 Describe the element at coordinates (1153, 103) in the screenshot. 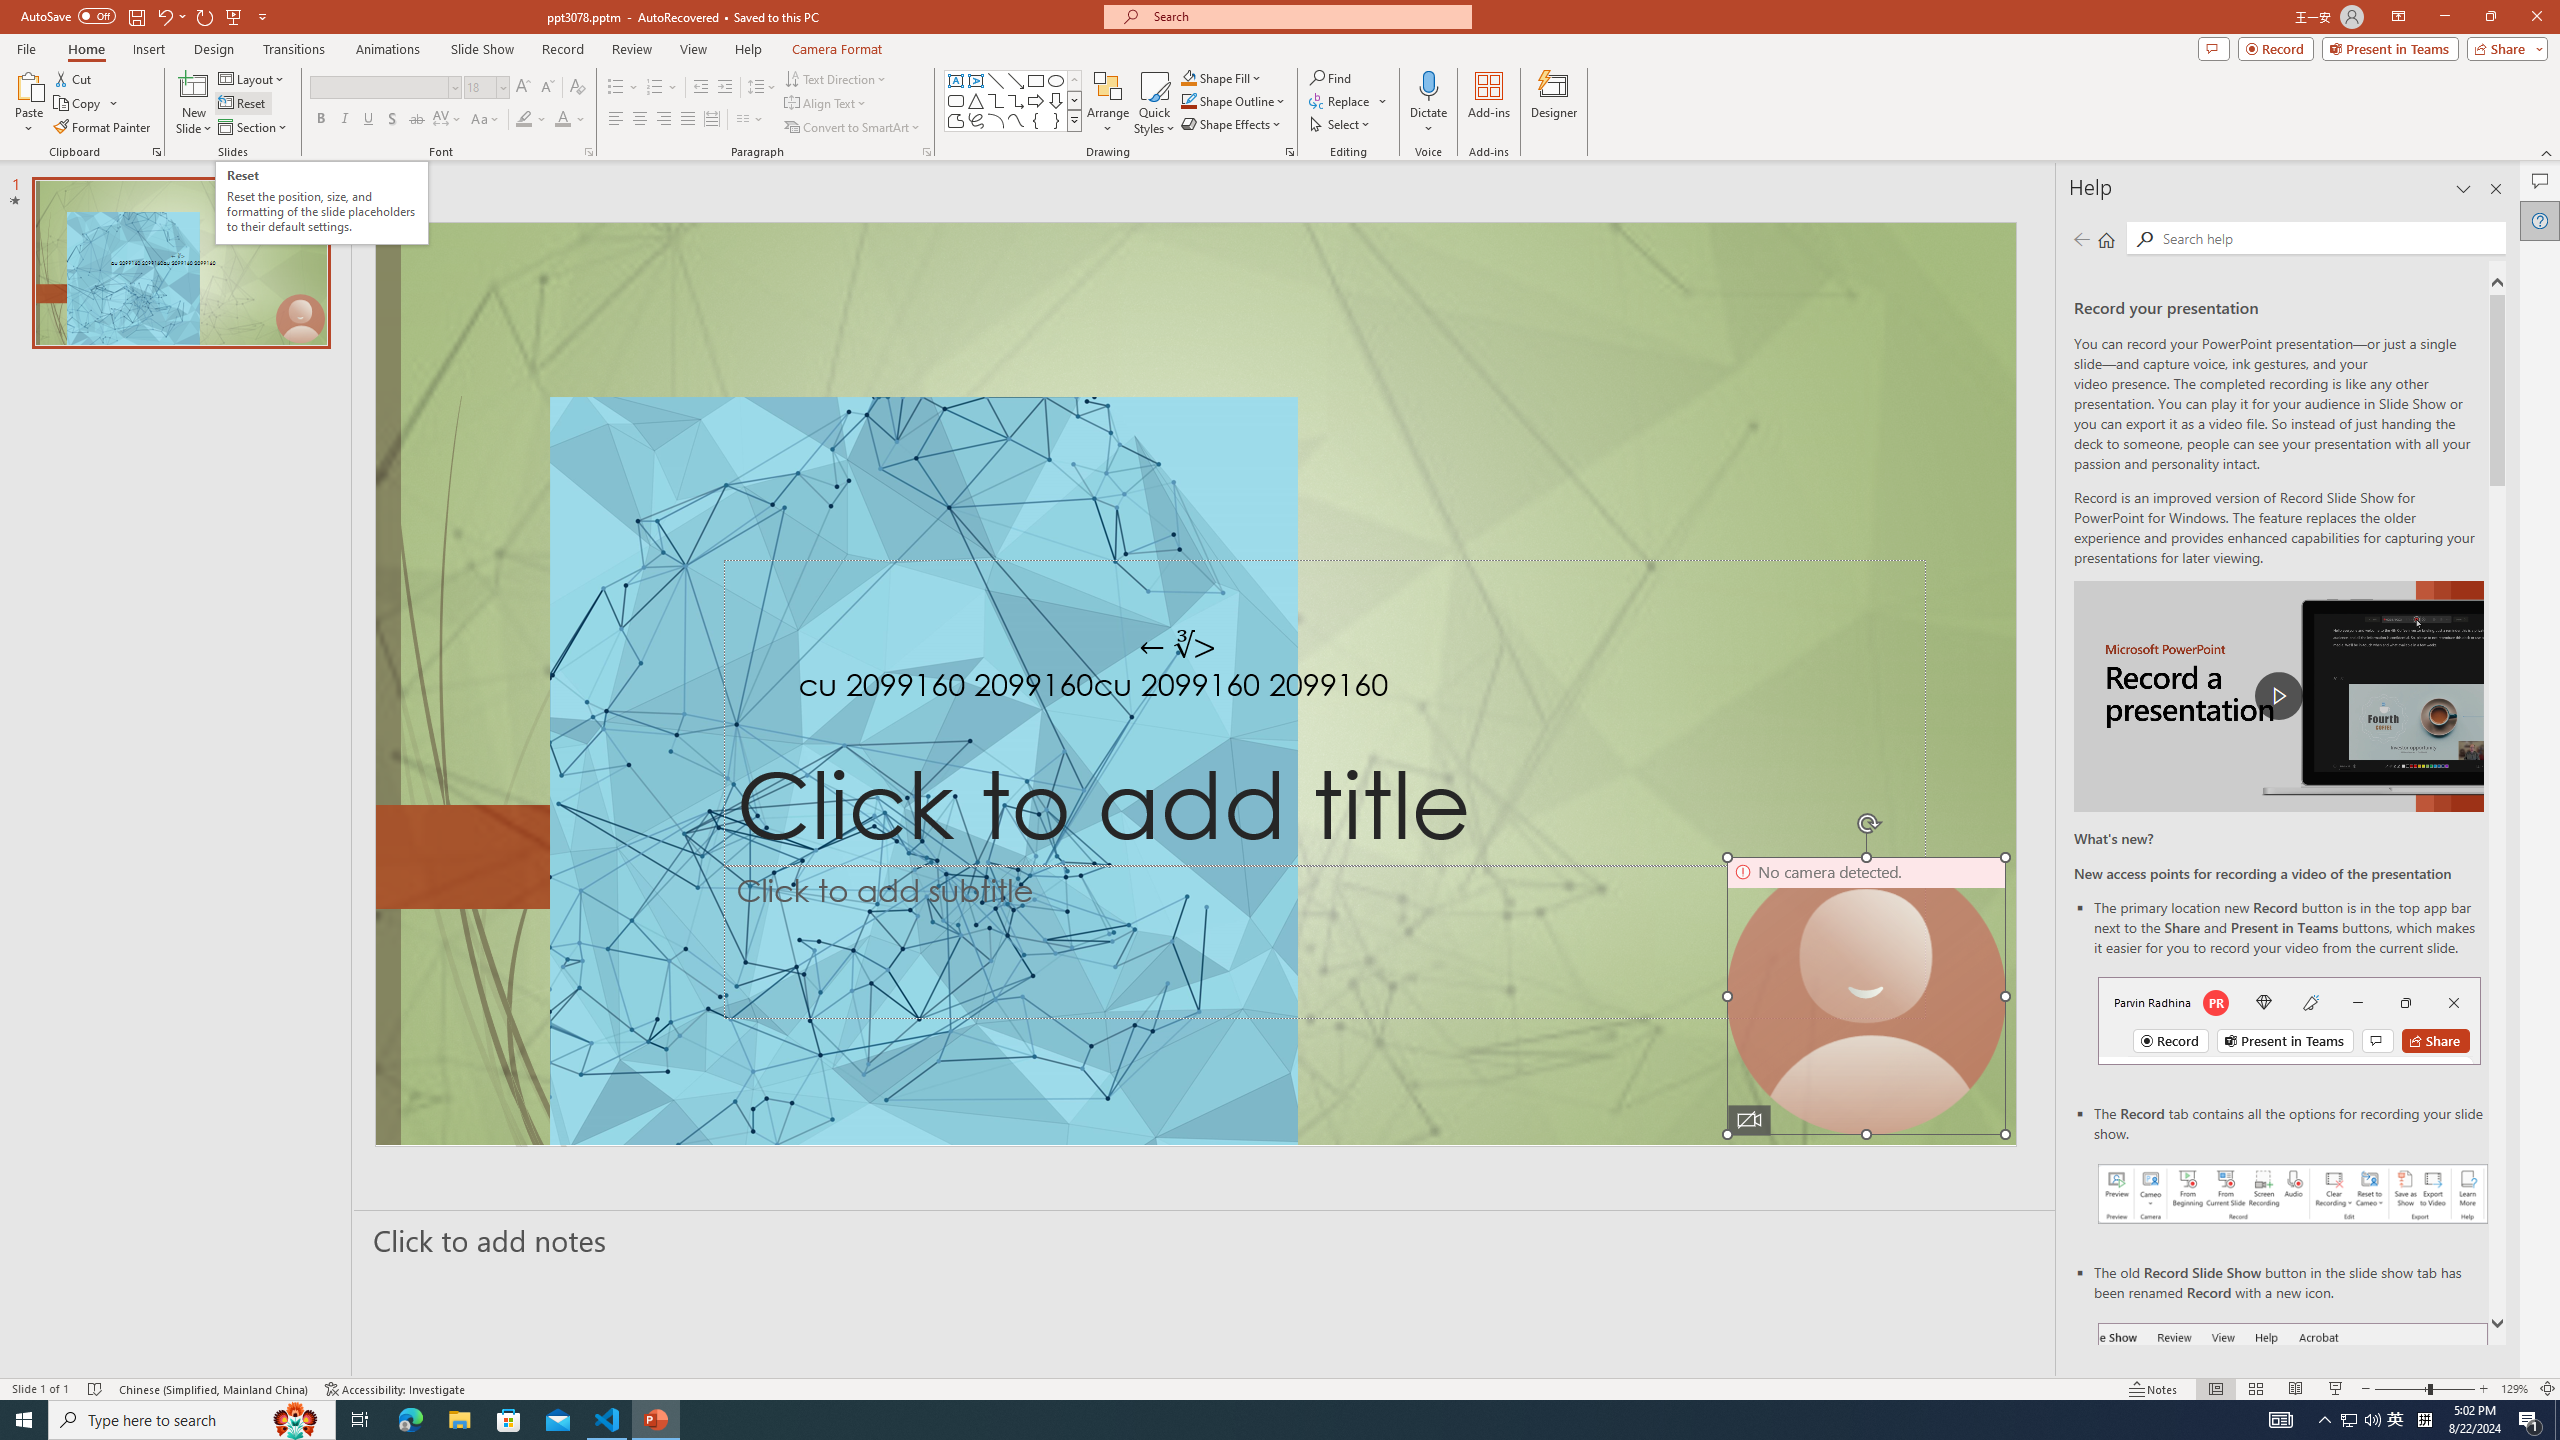

I see `'Quick Styles'` at that location.